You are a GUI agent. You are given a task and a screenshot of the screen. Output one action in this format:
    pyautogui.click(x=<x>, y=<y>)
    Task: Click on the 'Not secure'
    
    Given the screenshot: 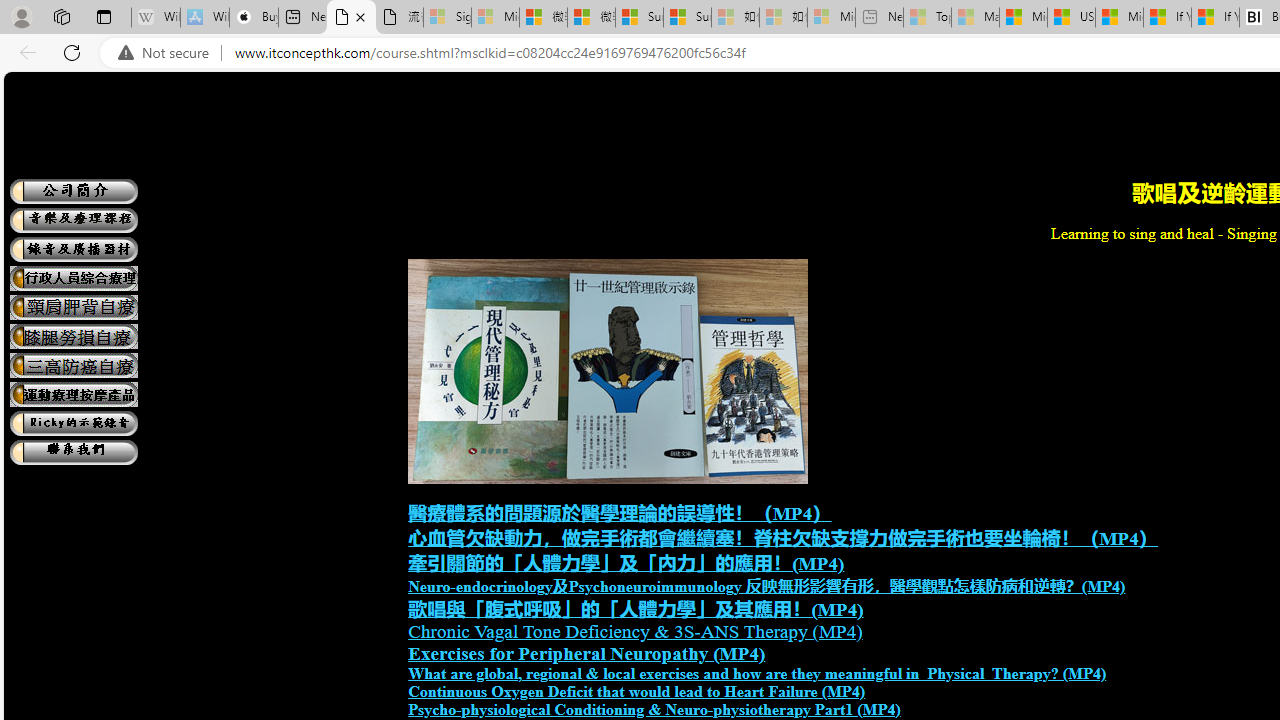 What is the action you would take?
    pyautogui.click(x=168, y=52)
    